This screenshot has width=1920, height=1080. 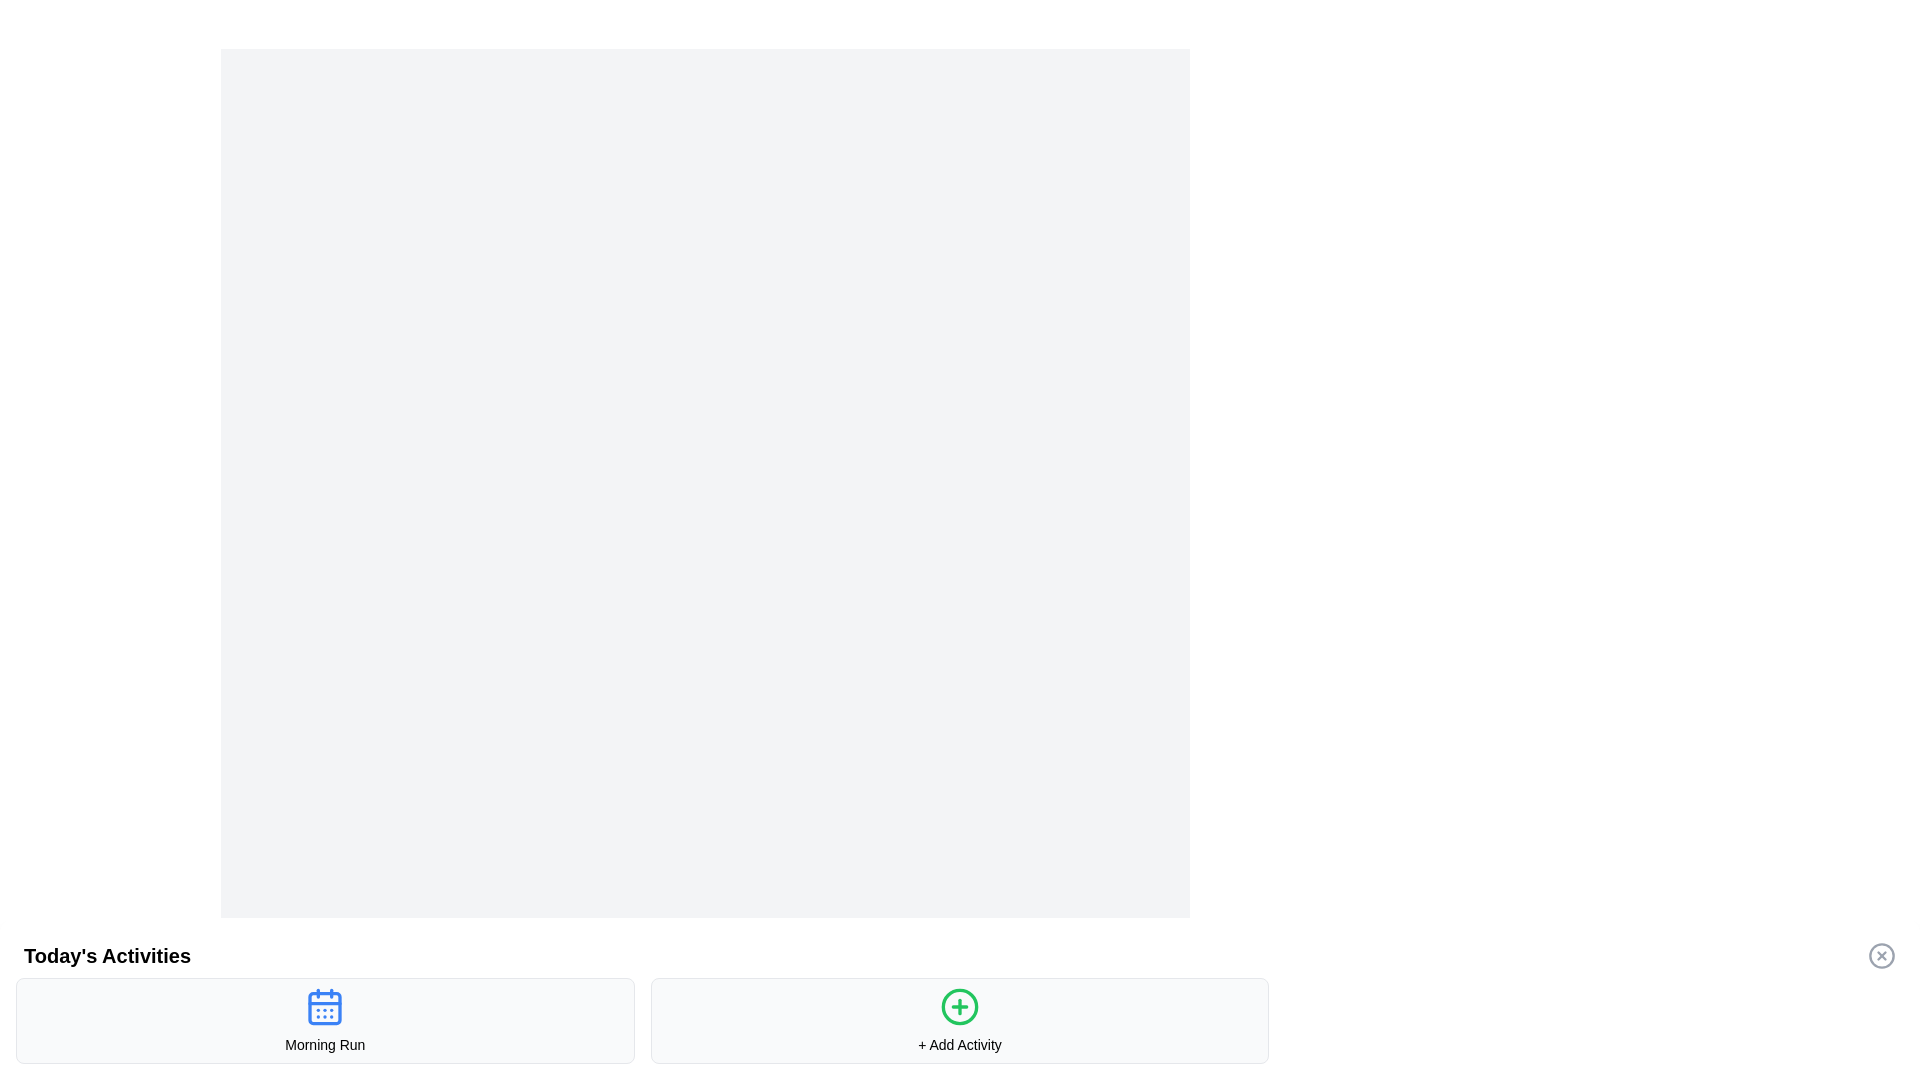 What do you see at coordinates (960, 1021) in the screenshot?
I see `the green circular icon with a plus sign above the text '+ Add Activity'` at bounding box center [960, 1021].